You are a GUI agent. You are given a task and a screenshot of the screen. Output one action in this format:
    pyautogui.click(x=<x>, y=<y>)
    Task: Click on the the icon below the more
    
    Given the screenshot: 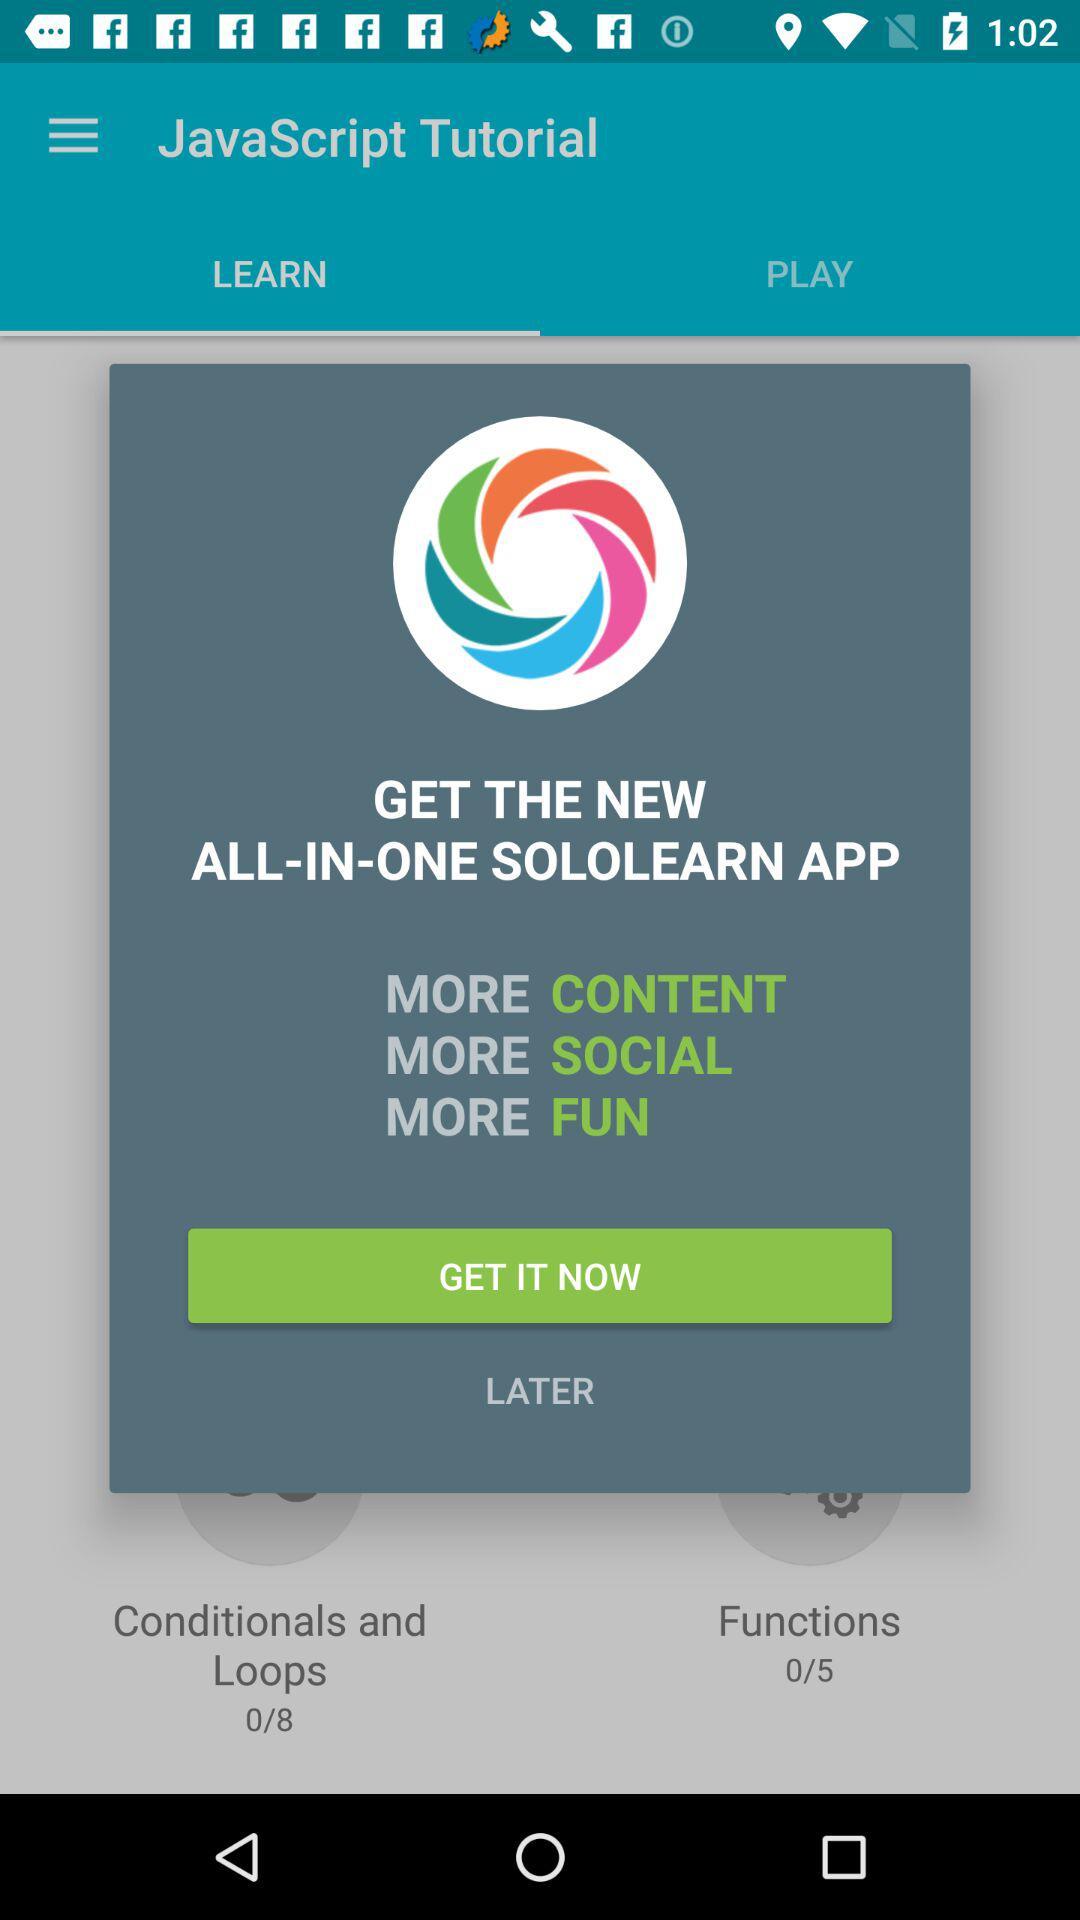 What is the action you would take?
    pyautogui.click(x=540, y=1274)
    